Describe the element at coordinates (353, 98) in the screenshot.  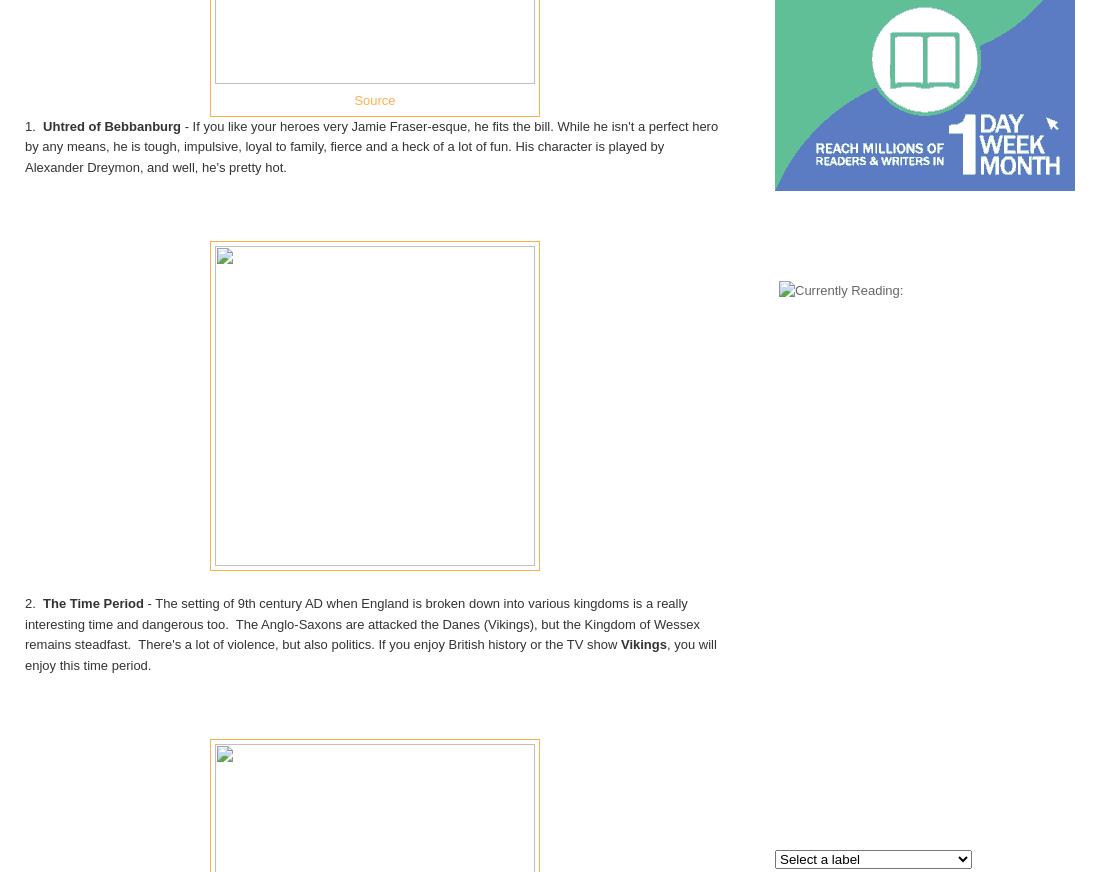
I see `'Source'` at that location.